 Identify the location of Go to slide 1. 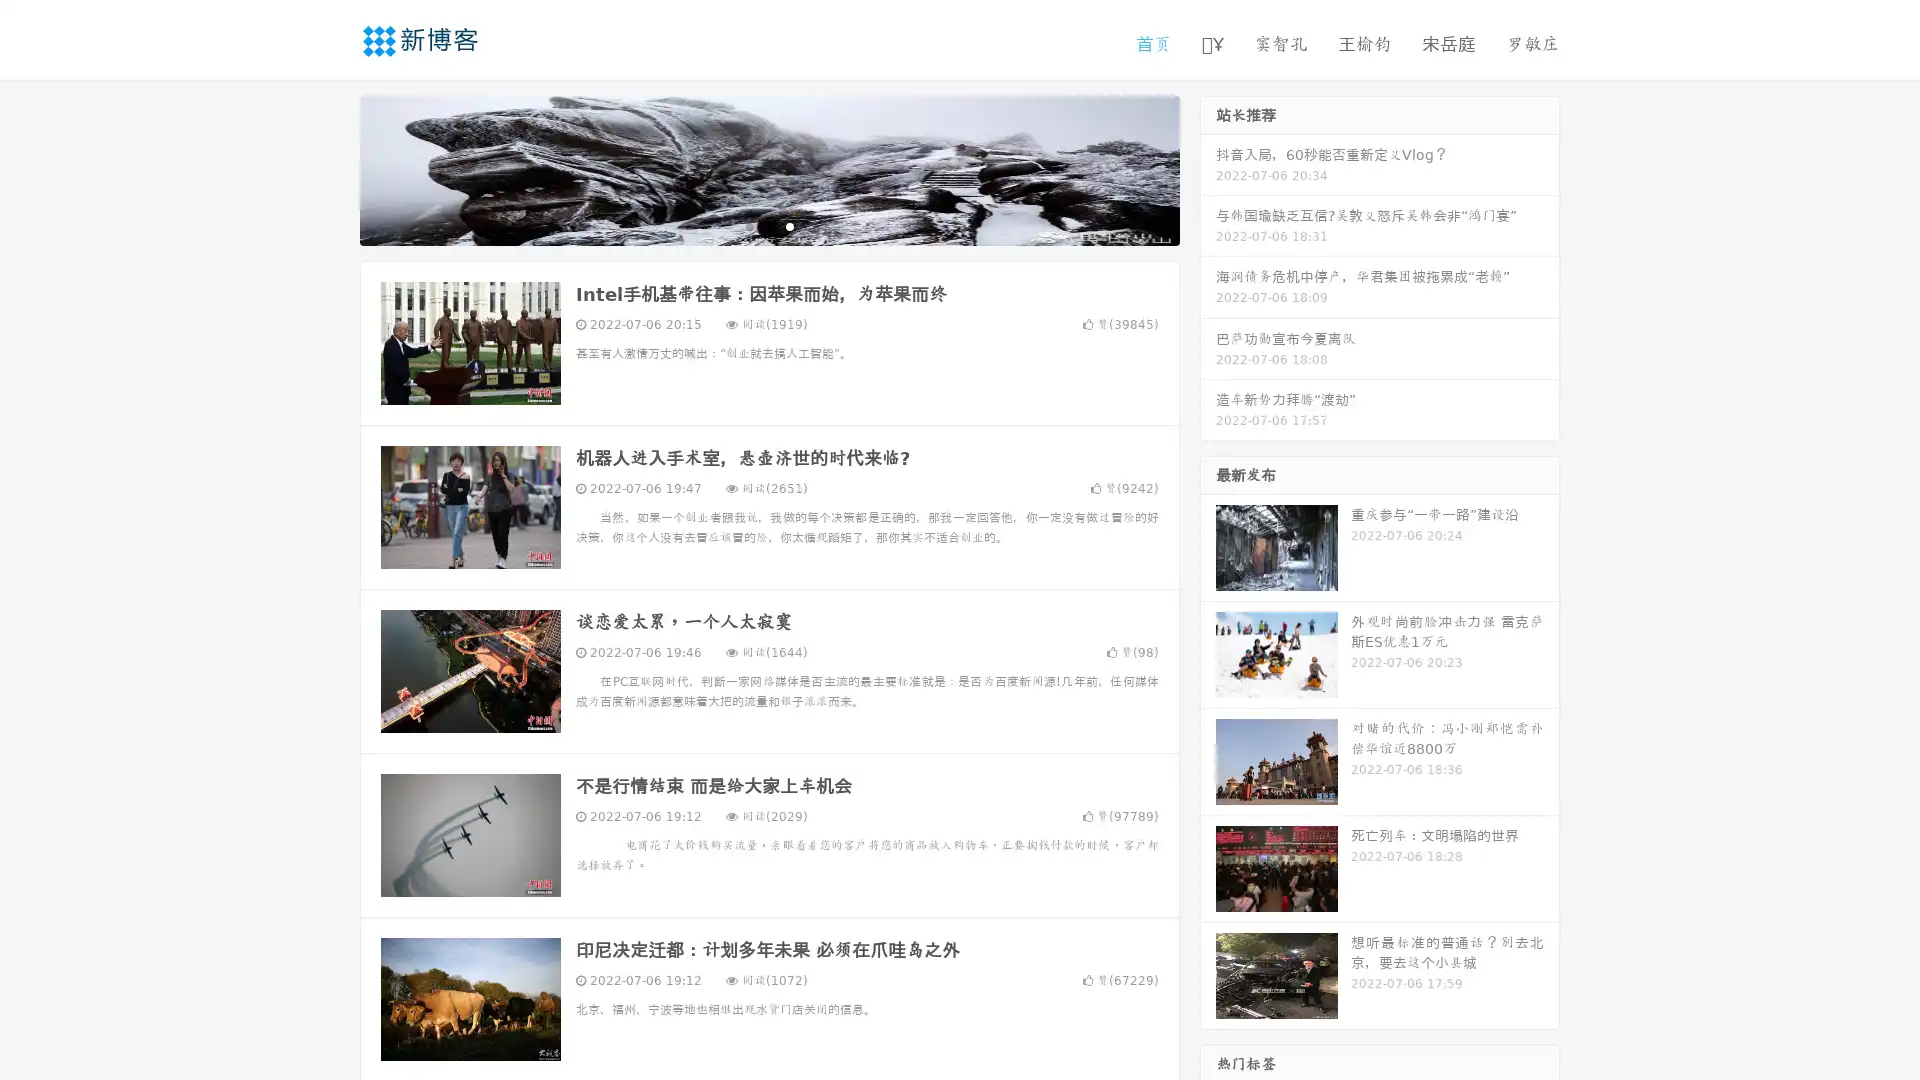
(748, 225).